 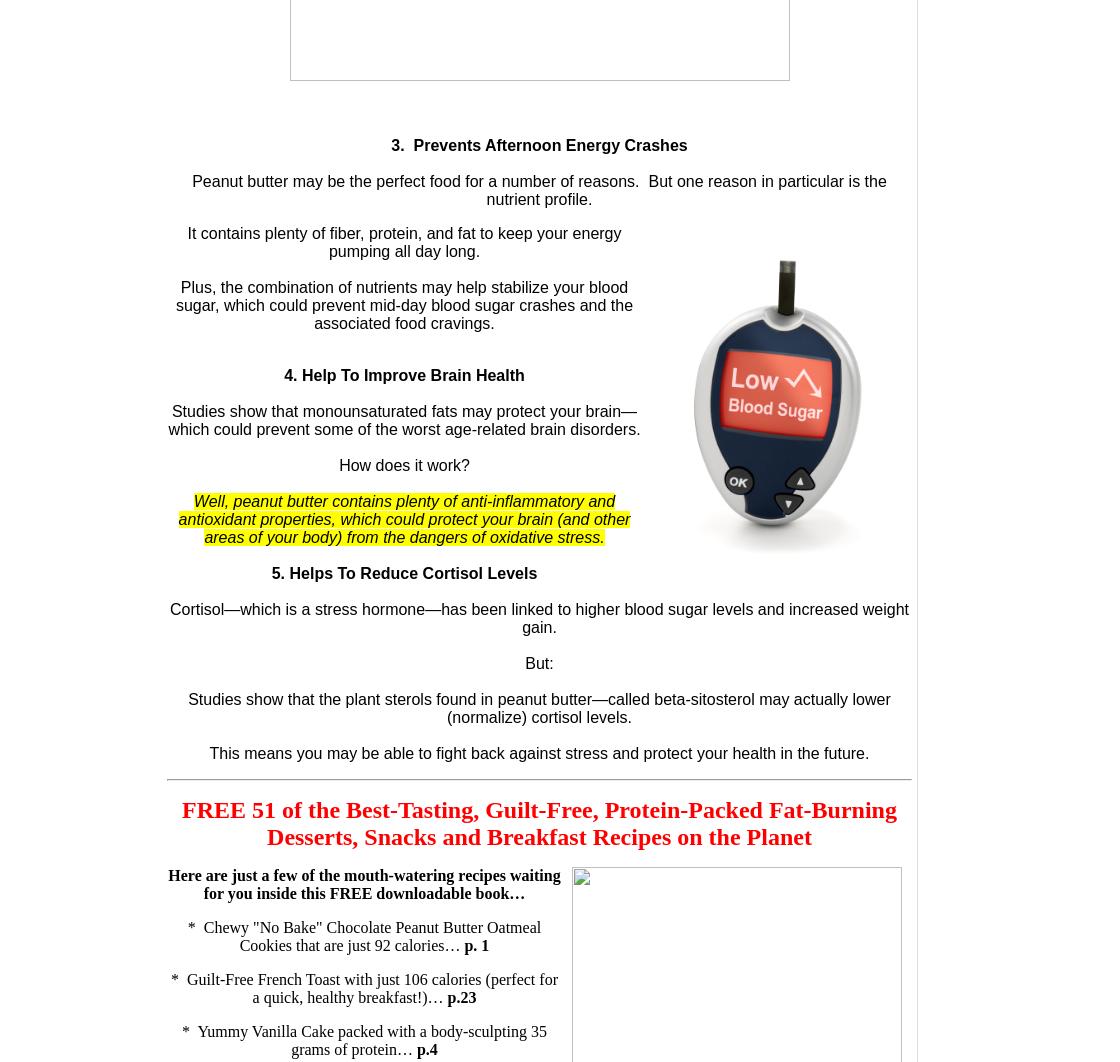 What do you see at coordinates (538, 190) in the screenshot?
I see `'Peanut butter may be the perfect food for a number of reasons.  But one reason in particular is the nutrient profile.'` at bounding box center [538, 190].